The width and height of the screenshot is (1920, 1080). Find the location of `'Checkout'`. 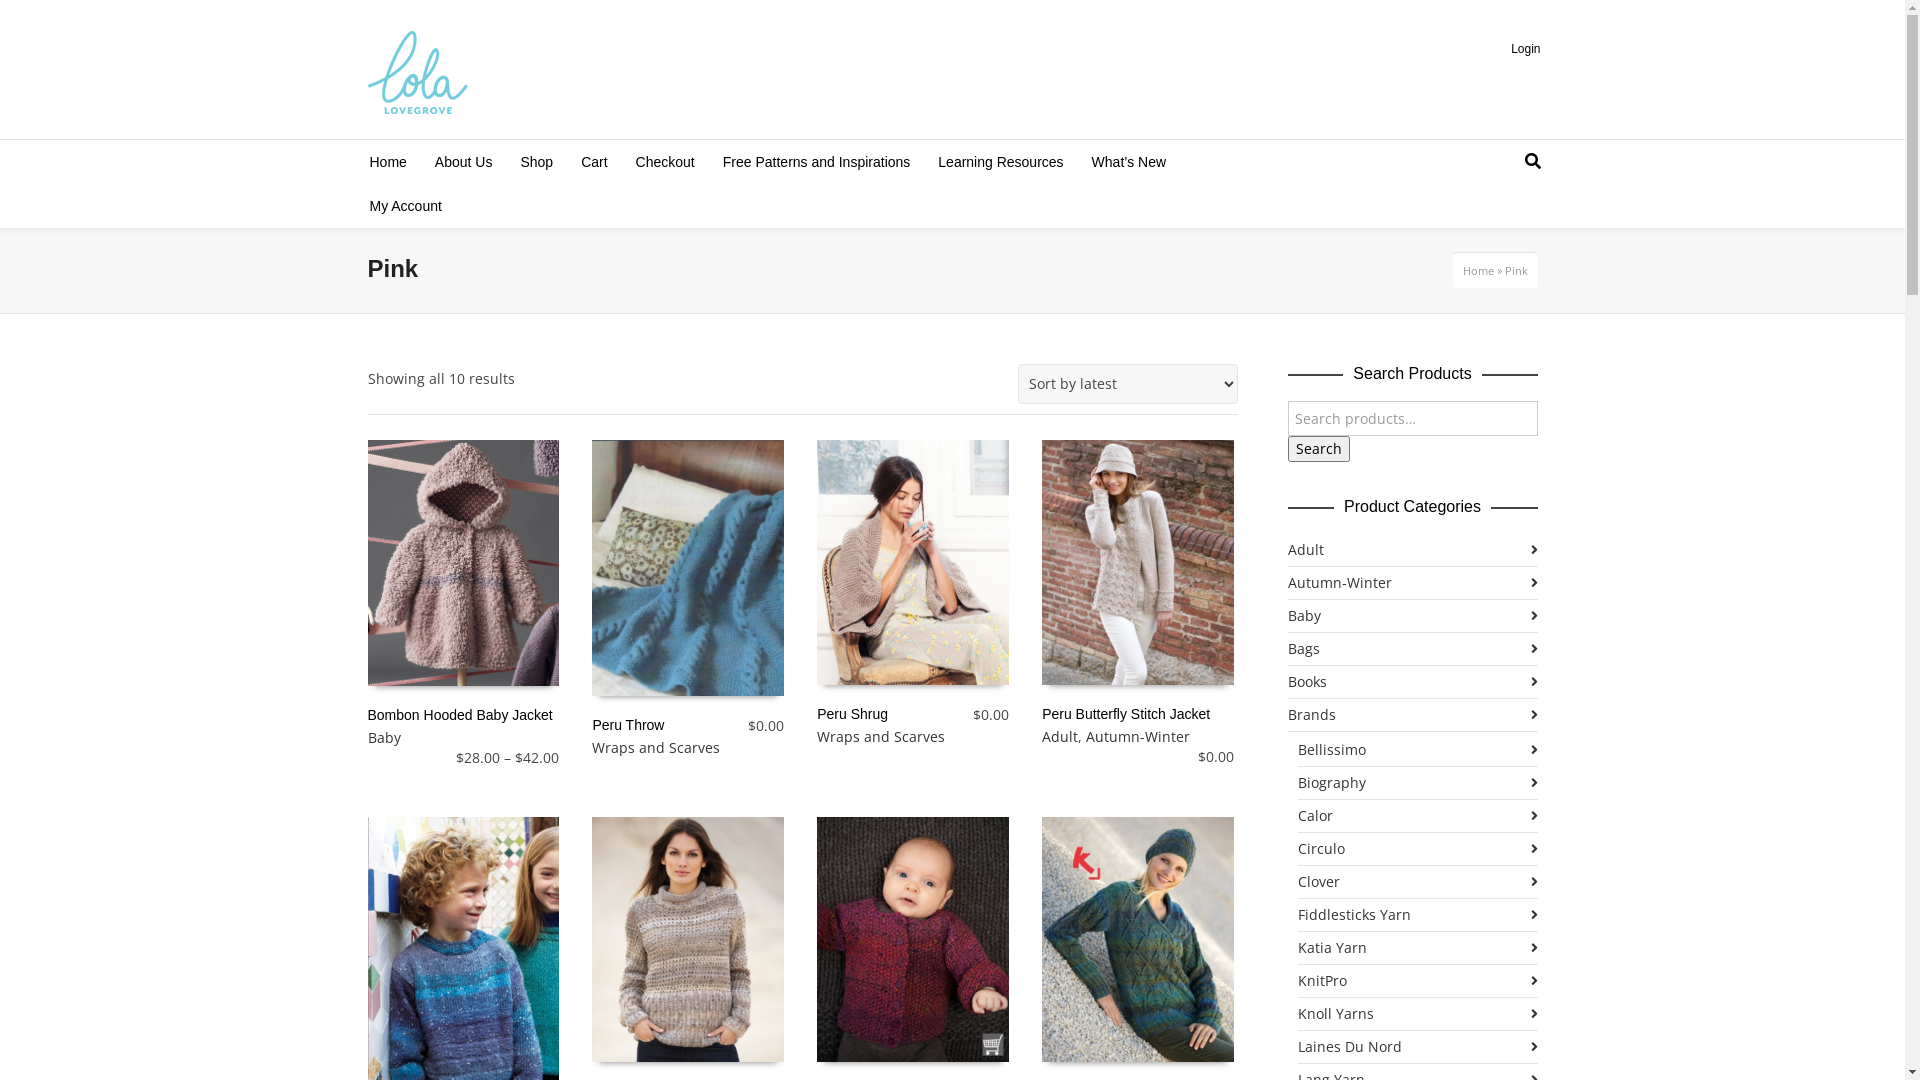

'Checkout' is located at coordinates (665, 161).